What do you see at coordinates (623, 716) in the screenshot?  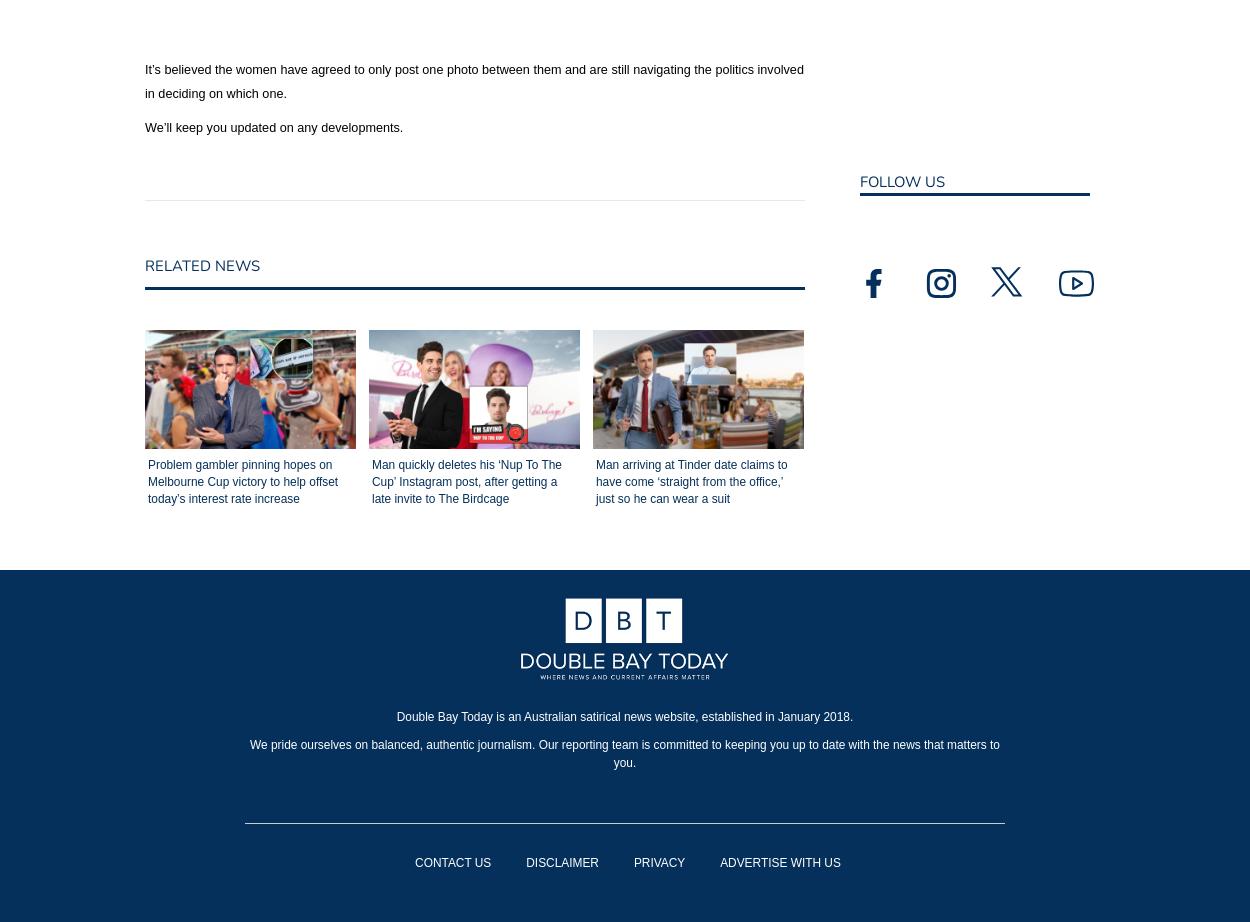 I see `'Double Bay Today is an Australian satirical news website, established in January 2018.'` at bounding box center [623, 716].